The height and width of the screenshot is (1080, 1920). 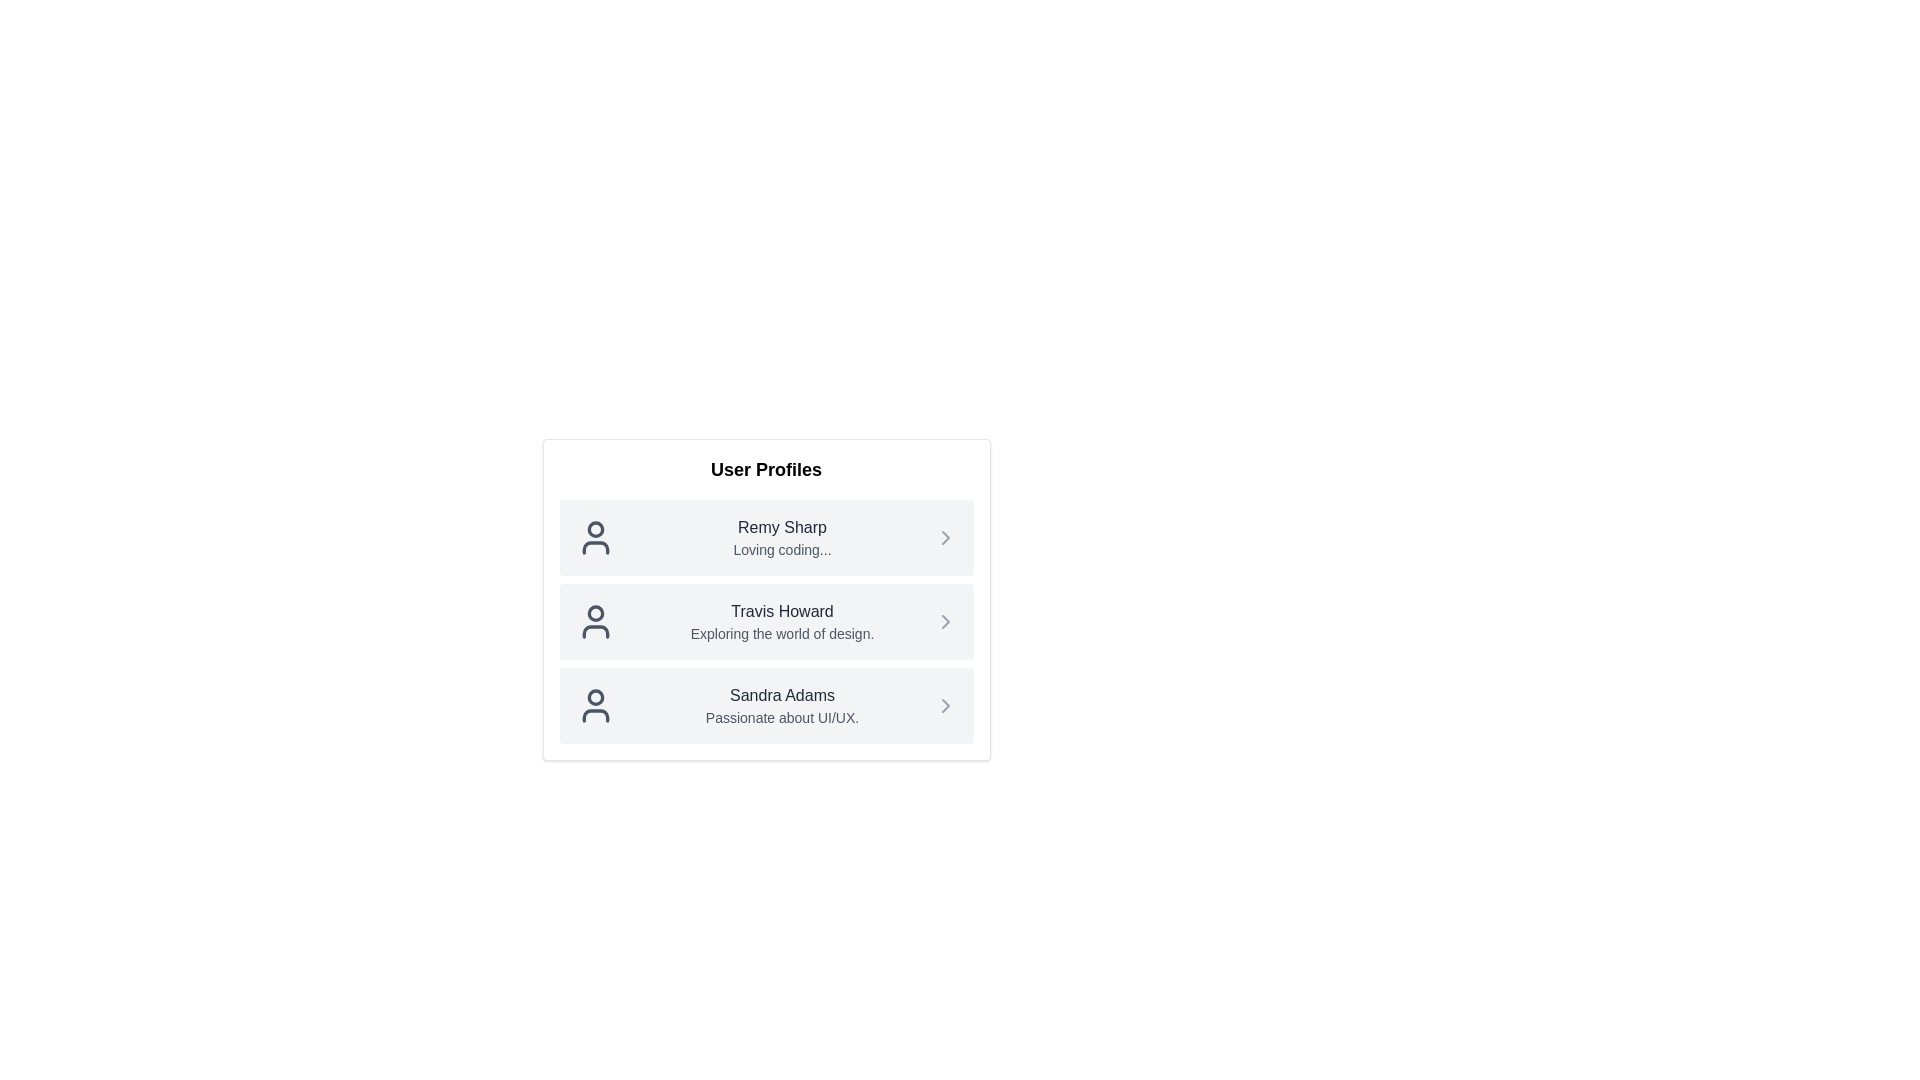 What do you see at coordinates (594, 632) in the screenshot?
I see `the curved line forming the bottom part of the user icon for the user profile entry of 'Travis Howard' located on the left side of the text` at bounding box center [594, 632].